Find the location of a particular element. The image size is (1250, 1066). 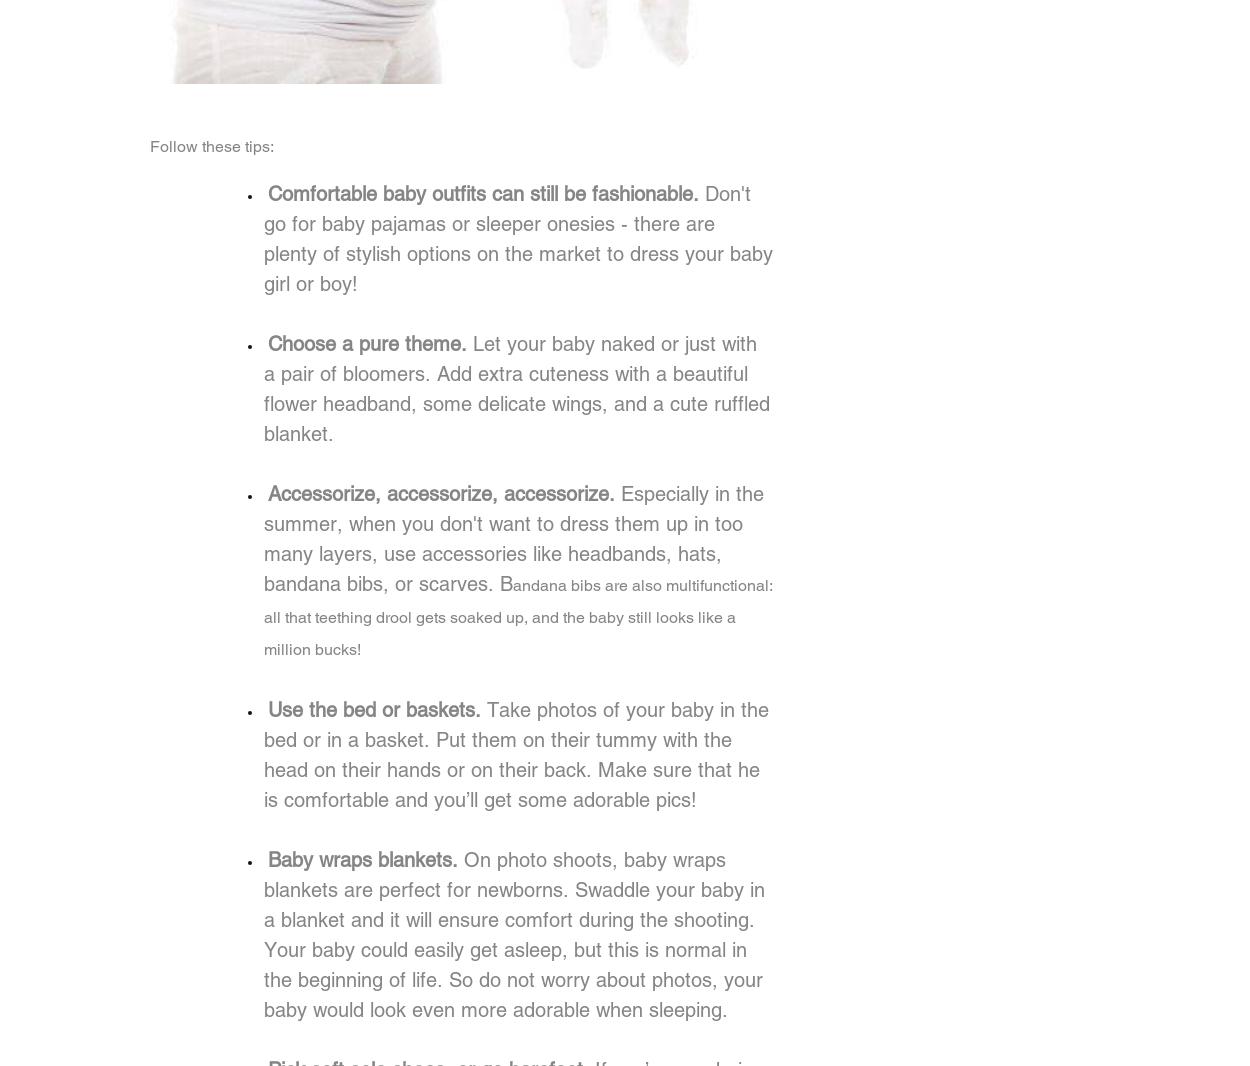

'Choose a pure theme.' is located at coordinates (369, 343).